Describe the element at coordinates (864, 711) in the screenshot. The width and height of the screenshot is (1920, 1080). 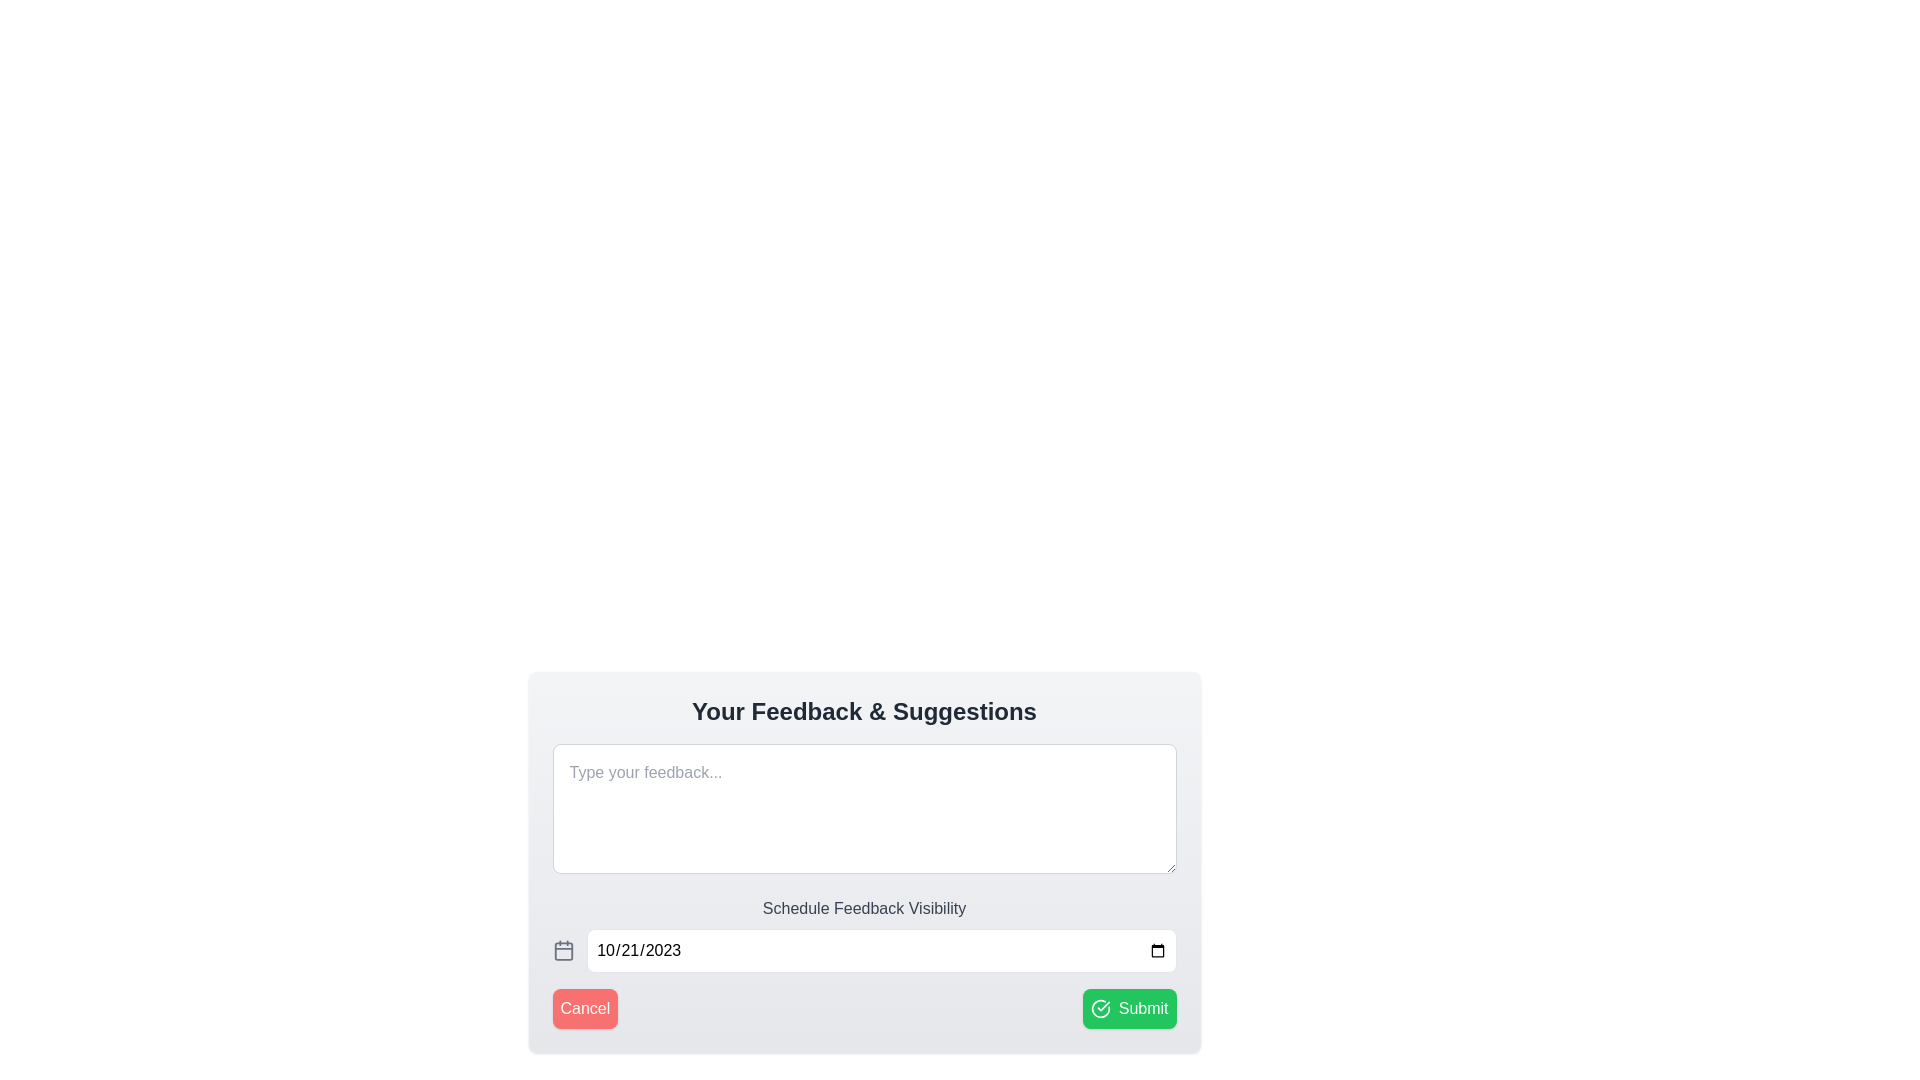
I see `the static text heading that reads 'Your Feedback & Suggestions', which is styled in bold and large font, positioned at the top of its section` at that location.